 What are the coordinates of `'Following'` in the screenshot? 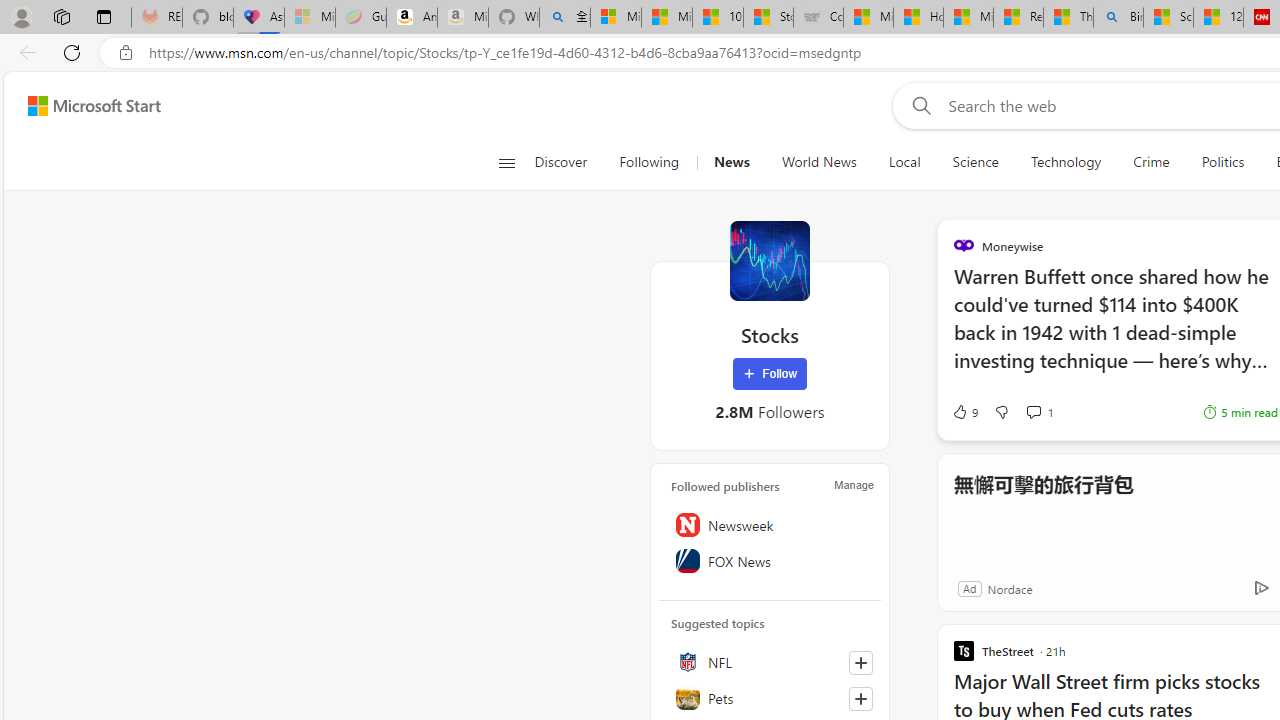 It's located at (650, 162).